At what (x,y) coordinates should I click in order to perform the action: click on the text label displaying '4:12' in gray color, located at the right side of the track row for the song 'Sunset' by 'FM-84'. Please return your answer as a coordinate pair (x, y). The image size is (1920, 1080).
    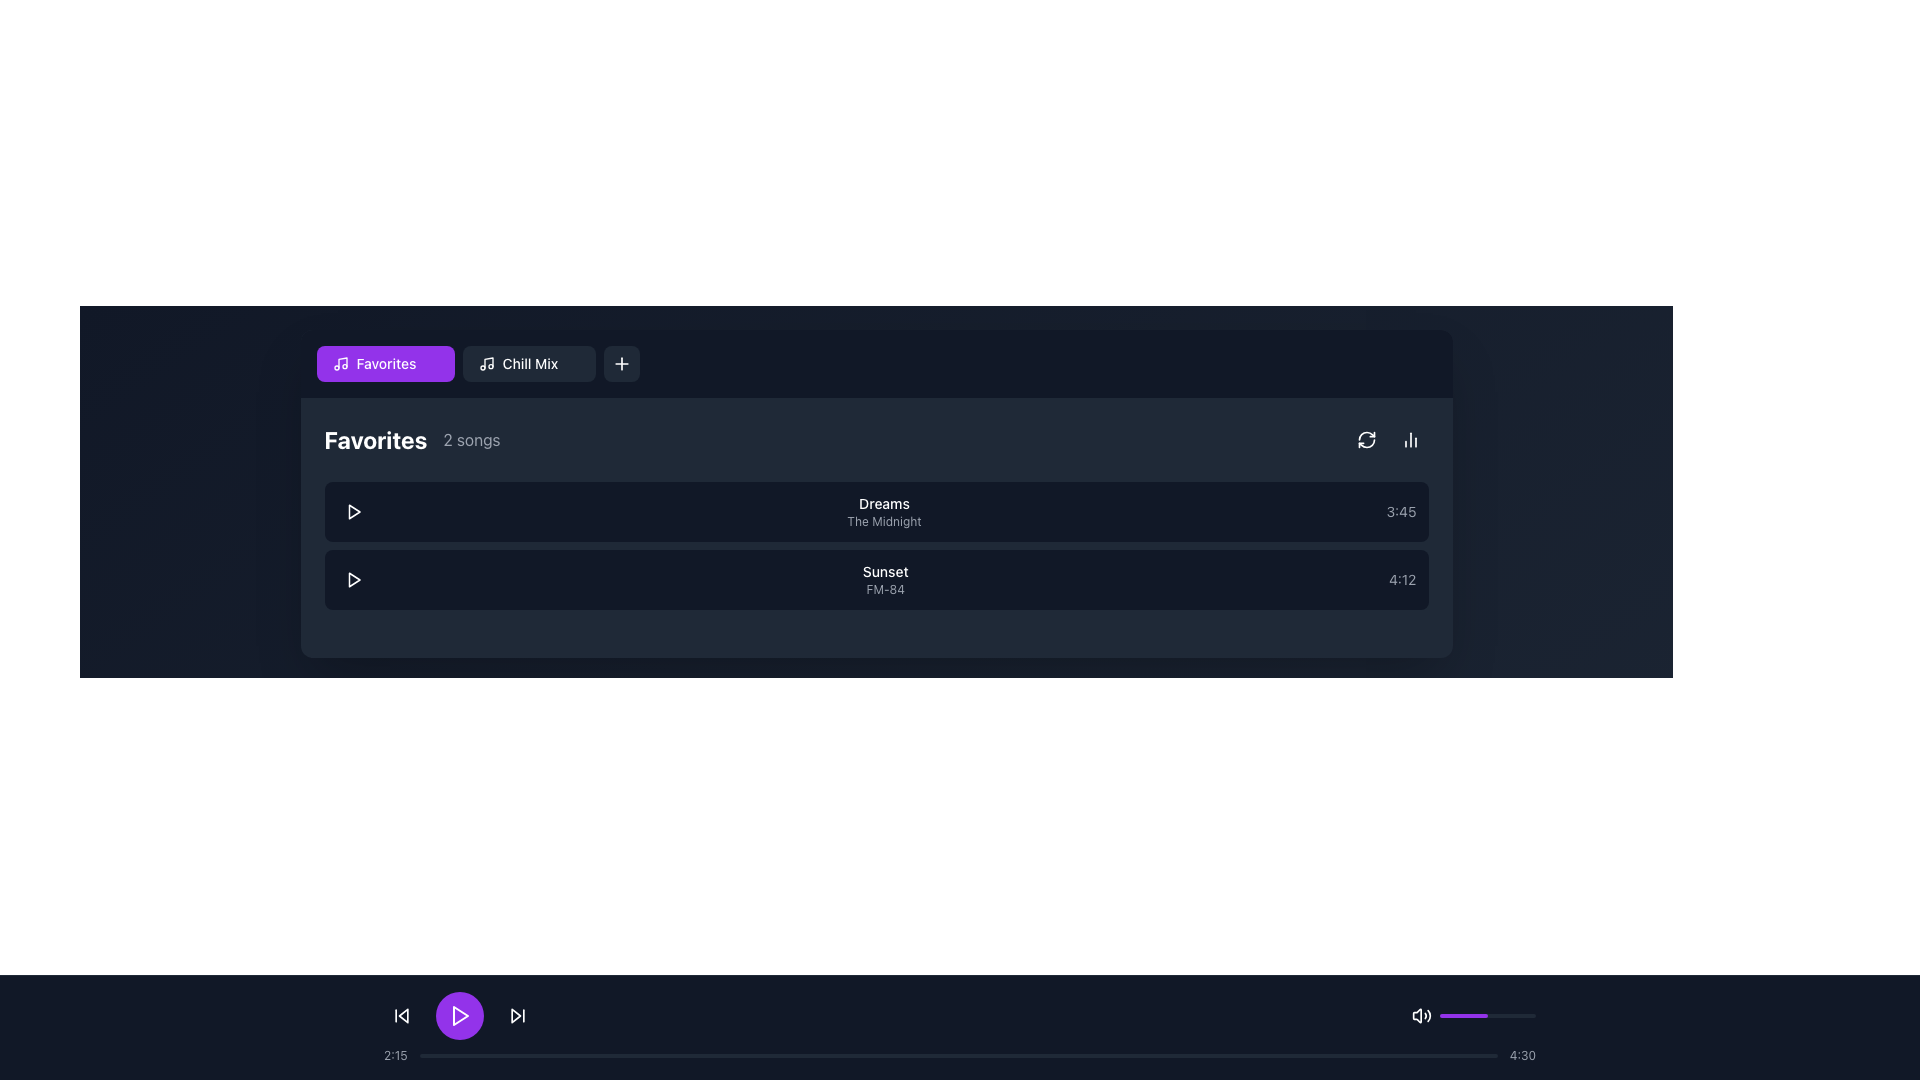
    Looking at the image, I should click on (1401, 579).